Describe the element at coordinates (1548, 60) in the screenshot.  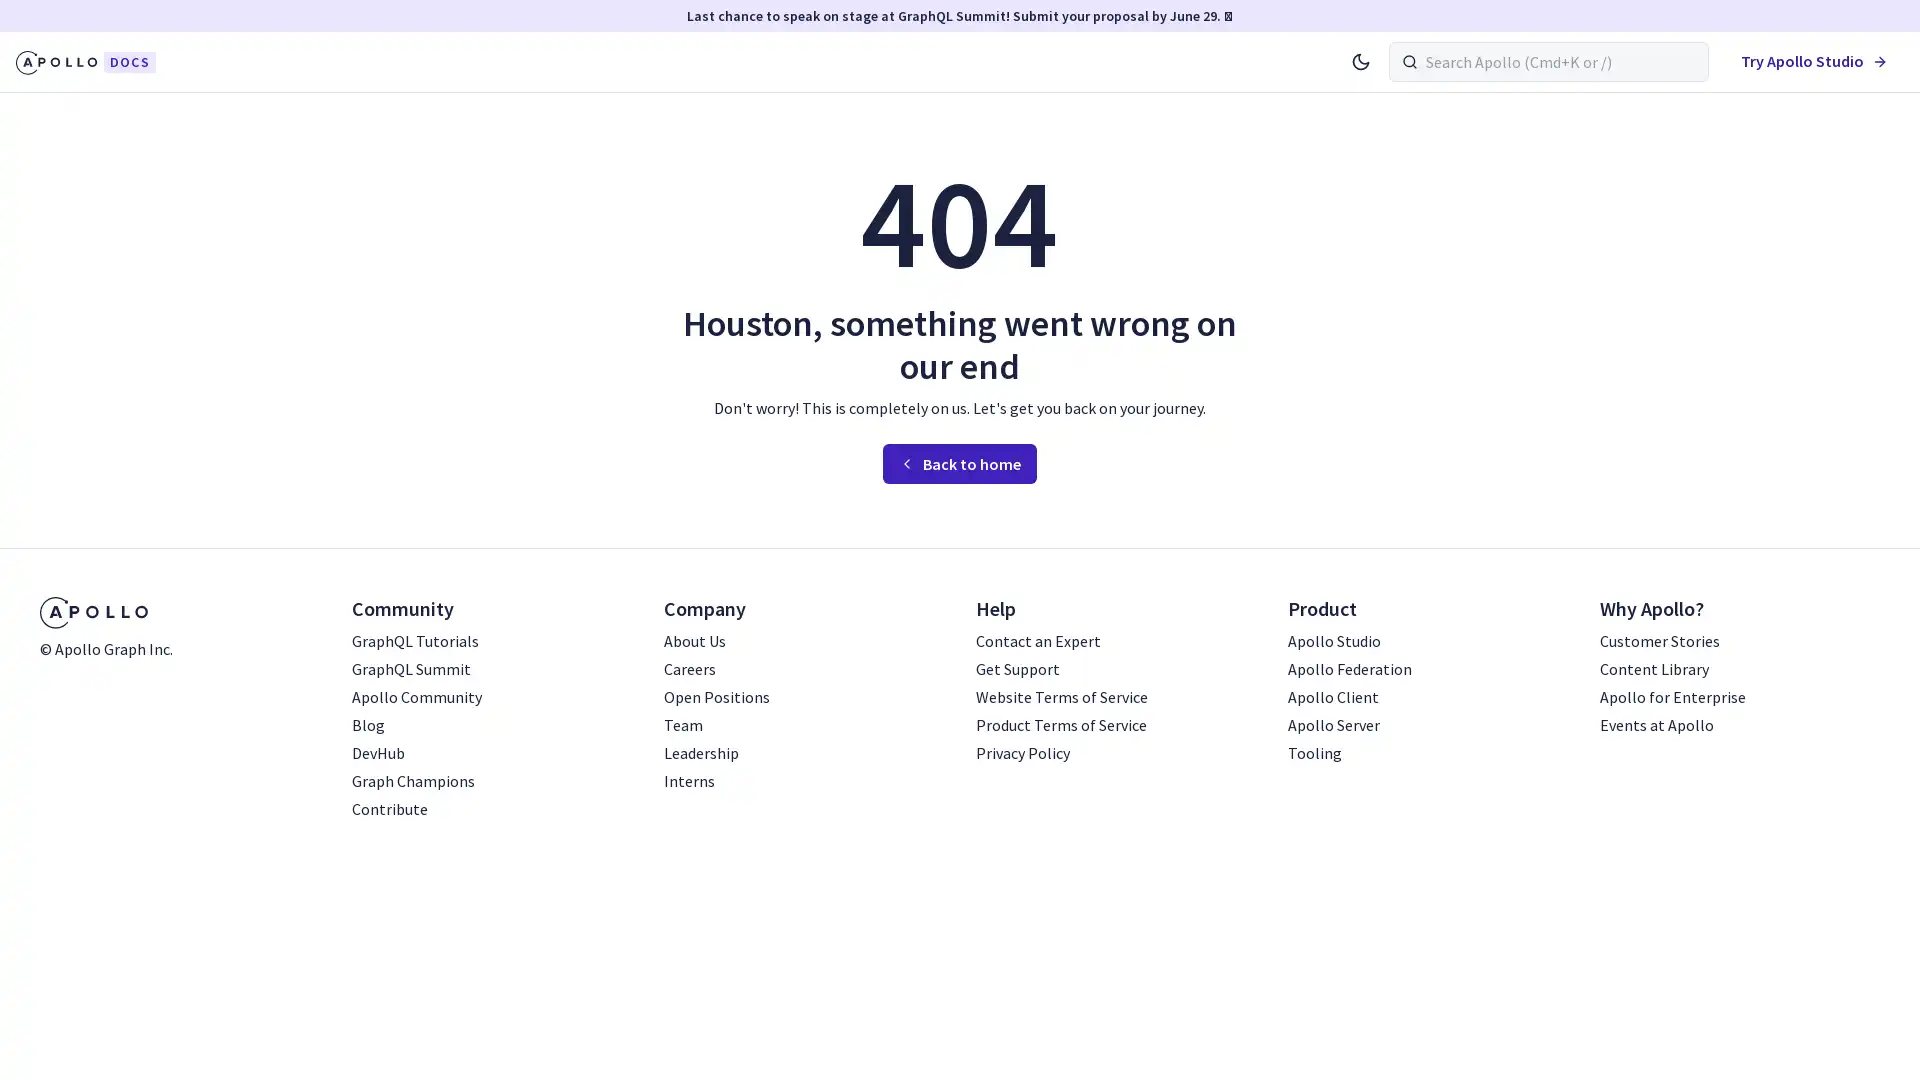
I see `Search Apollo (Cmd+K or /)` at that location.